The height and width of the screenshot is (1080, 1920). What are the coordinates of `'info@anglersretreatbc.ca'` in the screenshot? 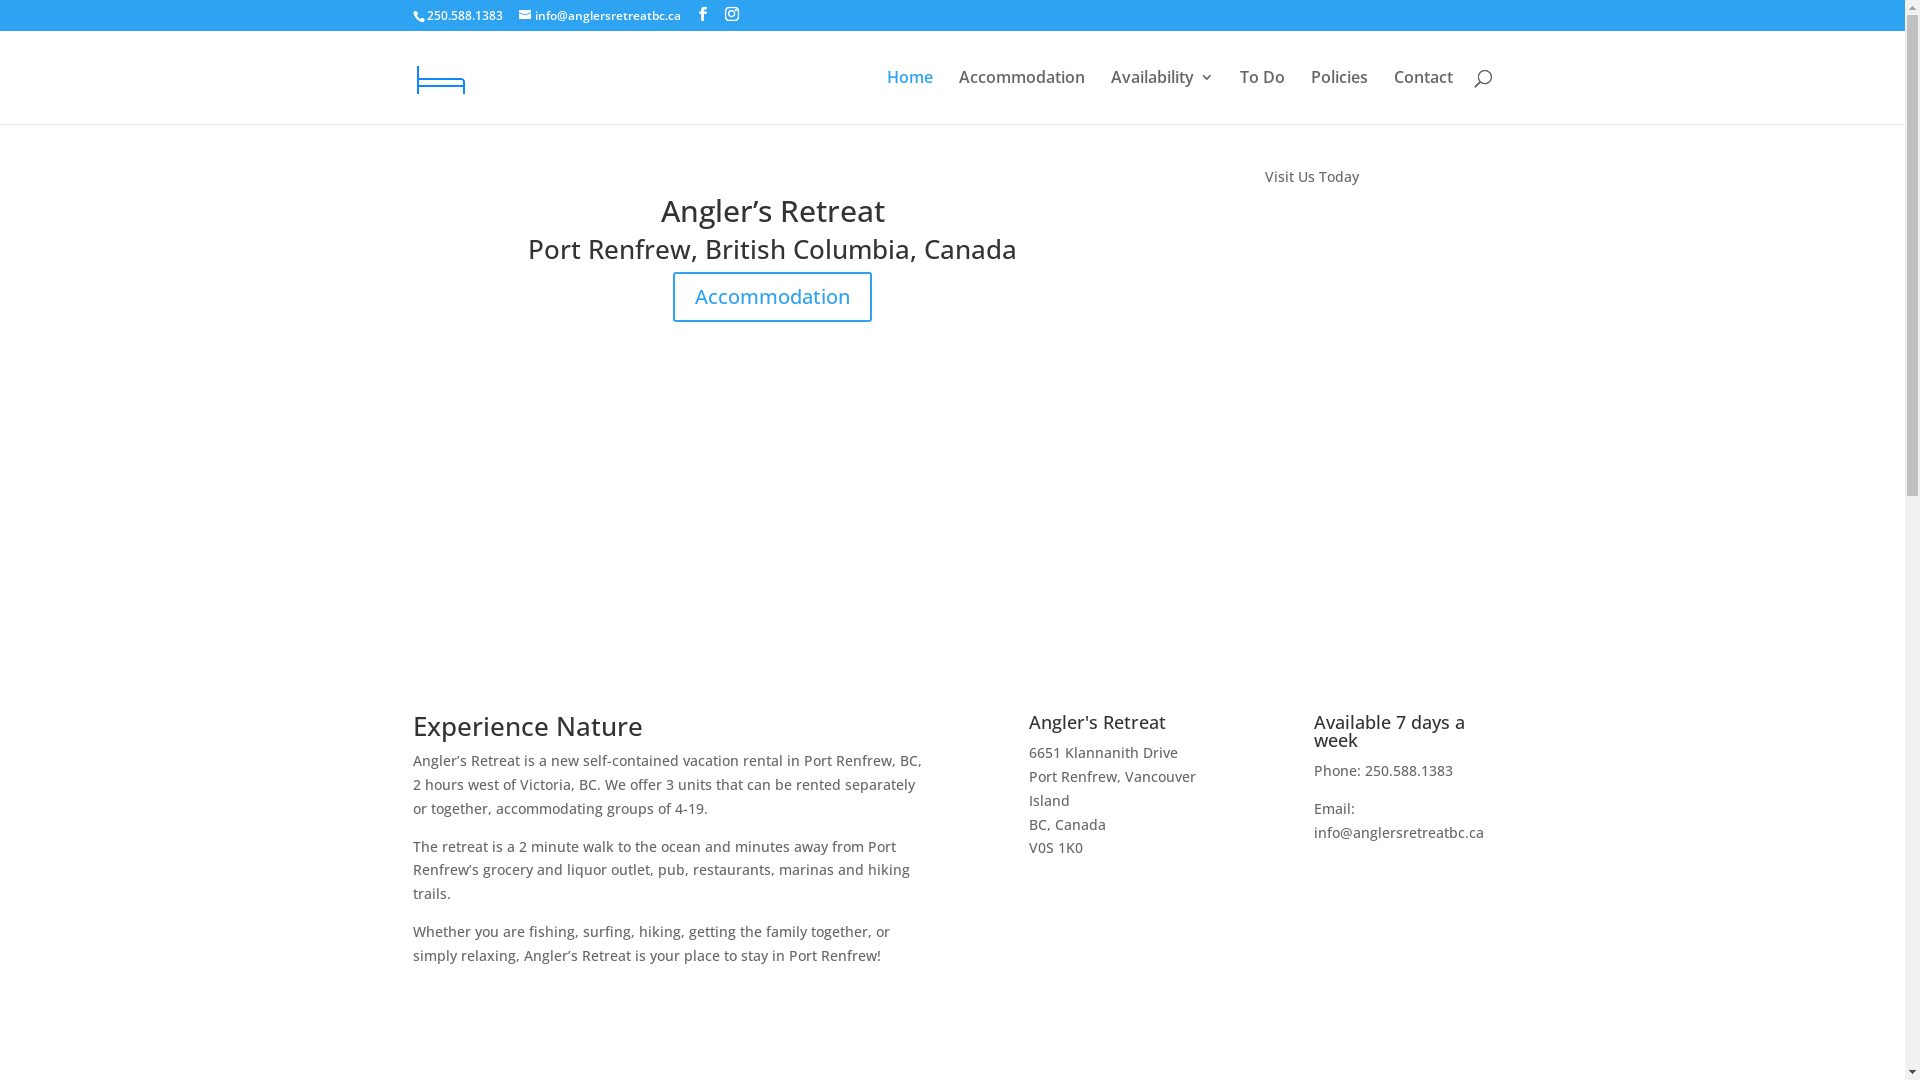 It's located at (598, 15).